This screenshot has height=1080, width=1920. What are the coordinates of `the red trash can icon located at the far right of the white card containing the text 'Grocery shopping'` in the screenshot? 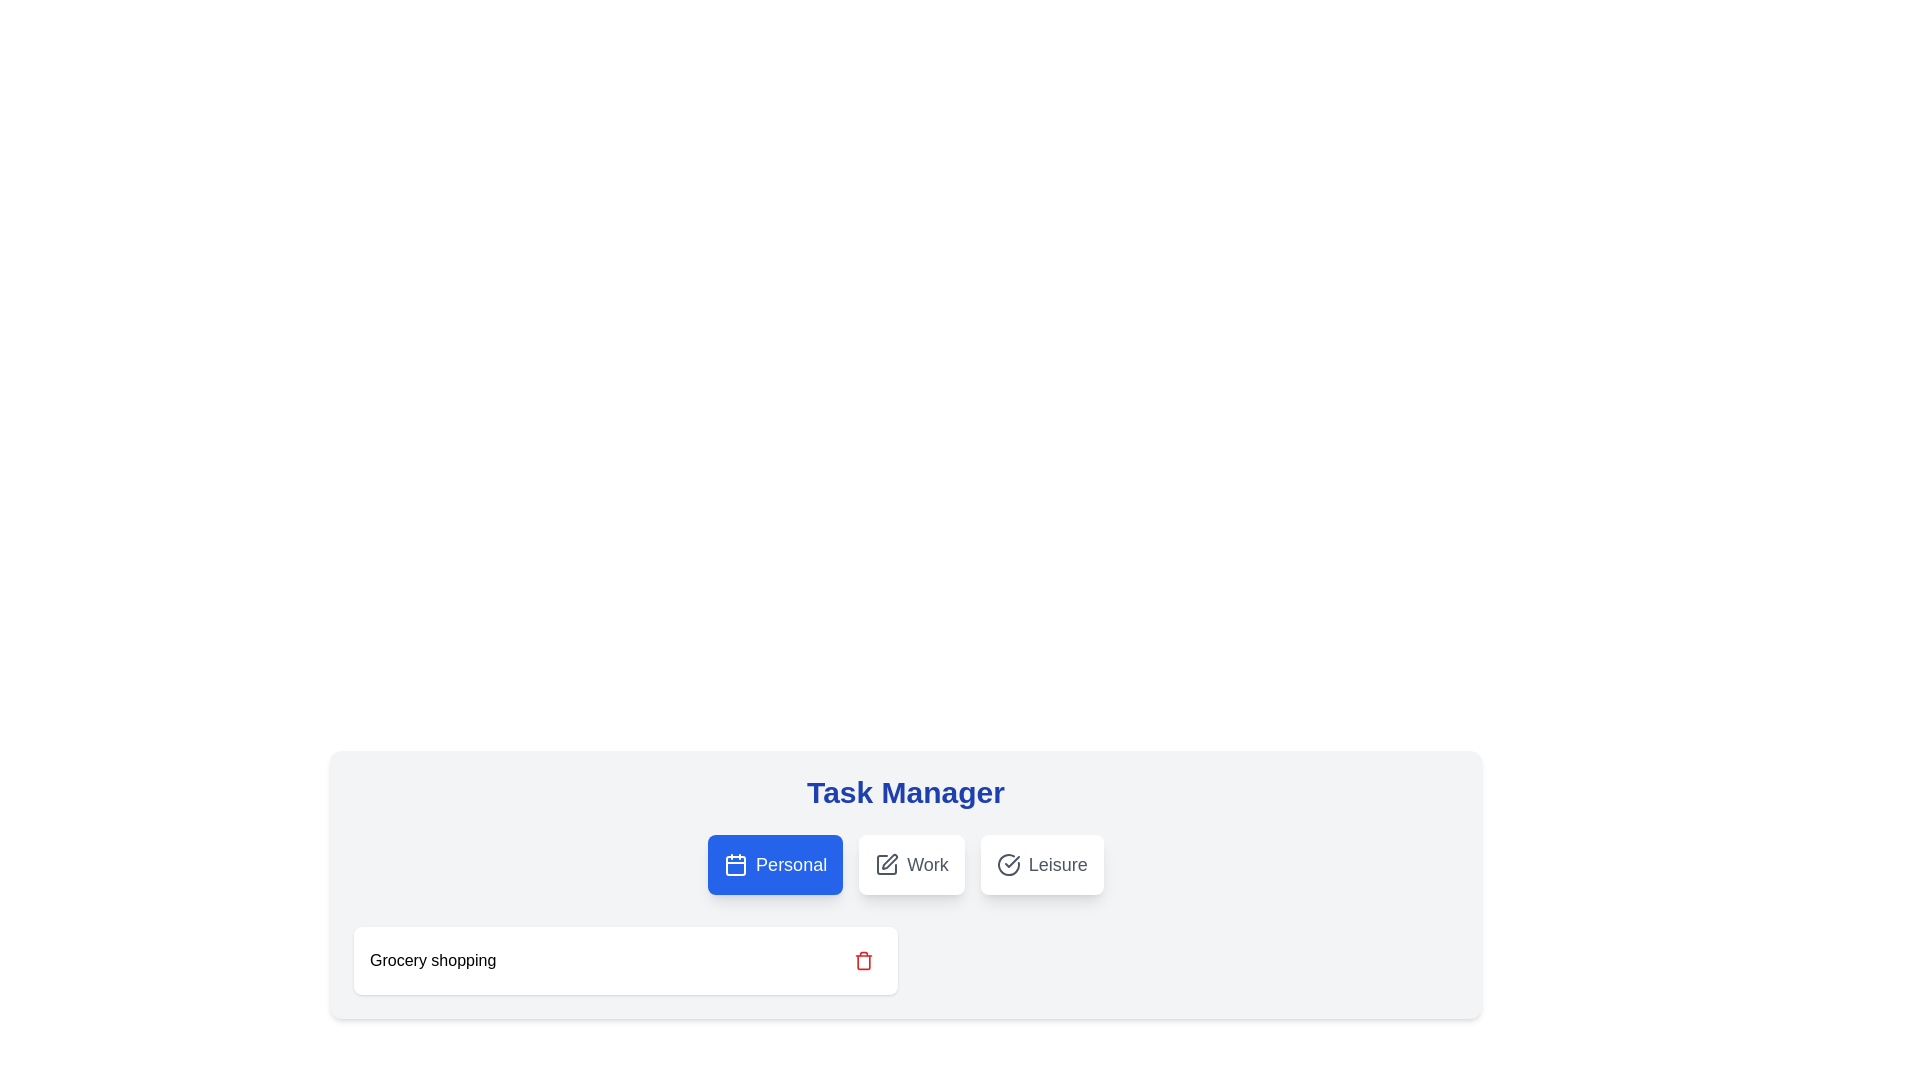 It's located at (864, 959).